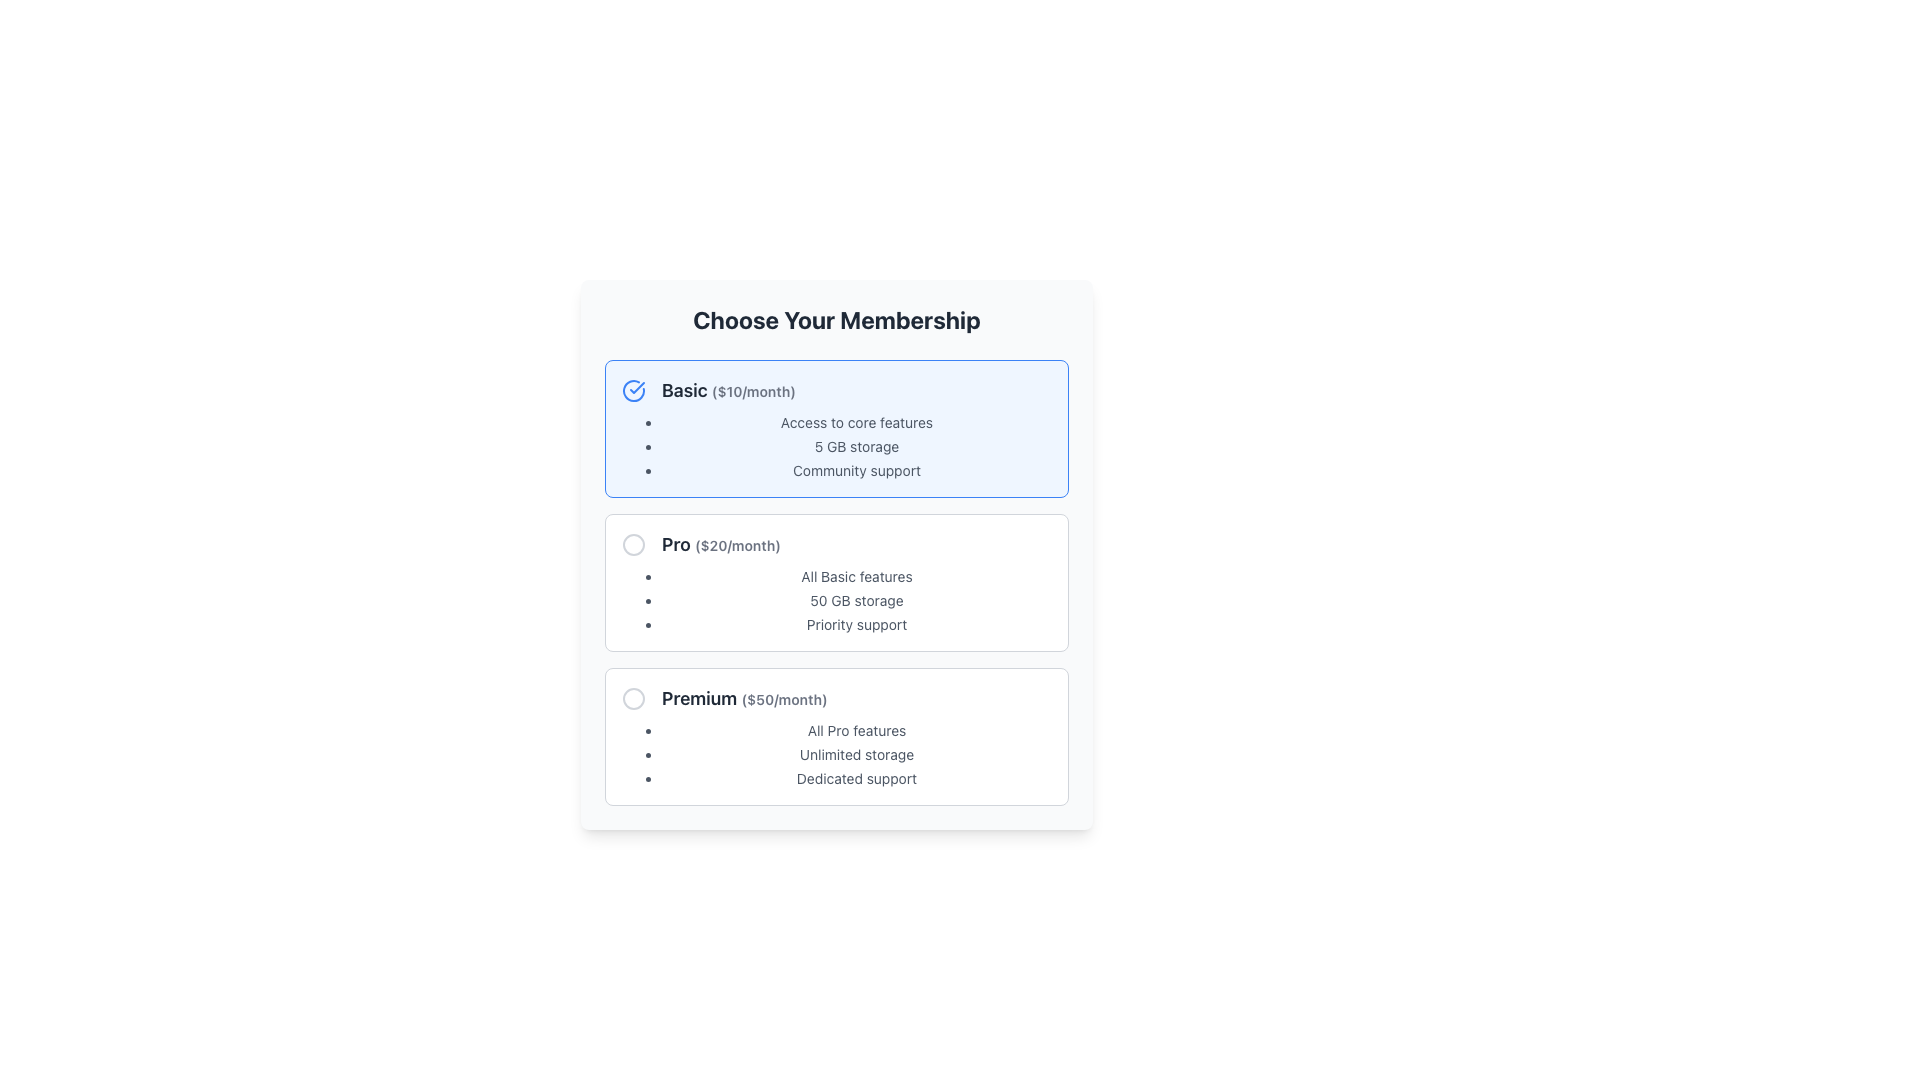  Describe the element at coordinates (857, 731) in the screenshot. I see `the informational text indicating a feature of the Premium membership option, which is the first item in a vertical bullet list located beside a bullet point below the 'Premium ($50/month)' title` at that location.